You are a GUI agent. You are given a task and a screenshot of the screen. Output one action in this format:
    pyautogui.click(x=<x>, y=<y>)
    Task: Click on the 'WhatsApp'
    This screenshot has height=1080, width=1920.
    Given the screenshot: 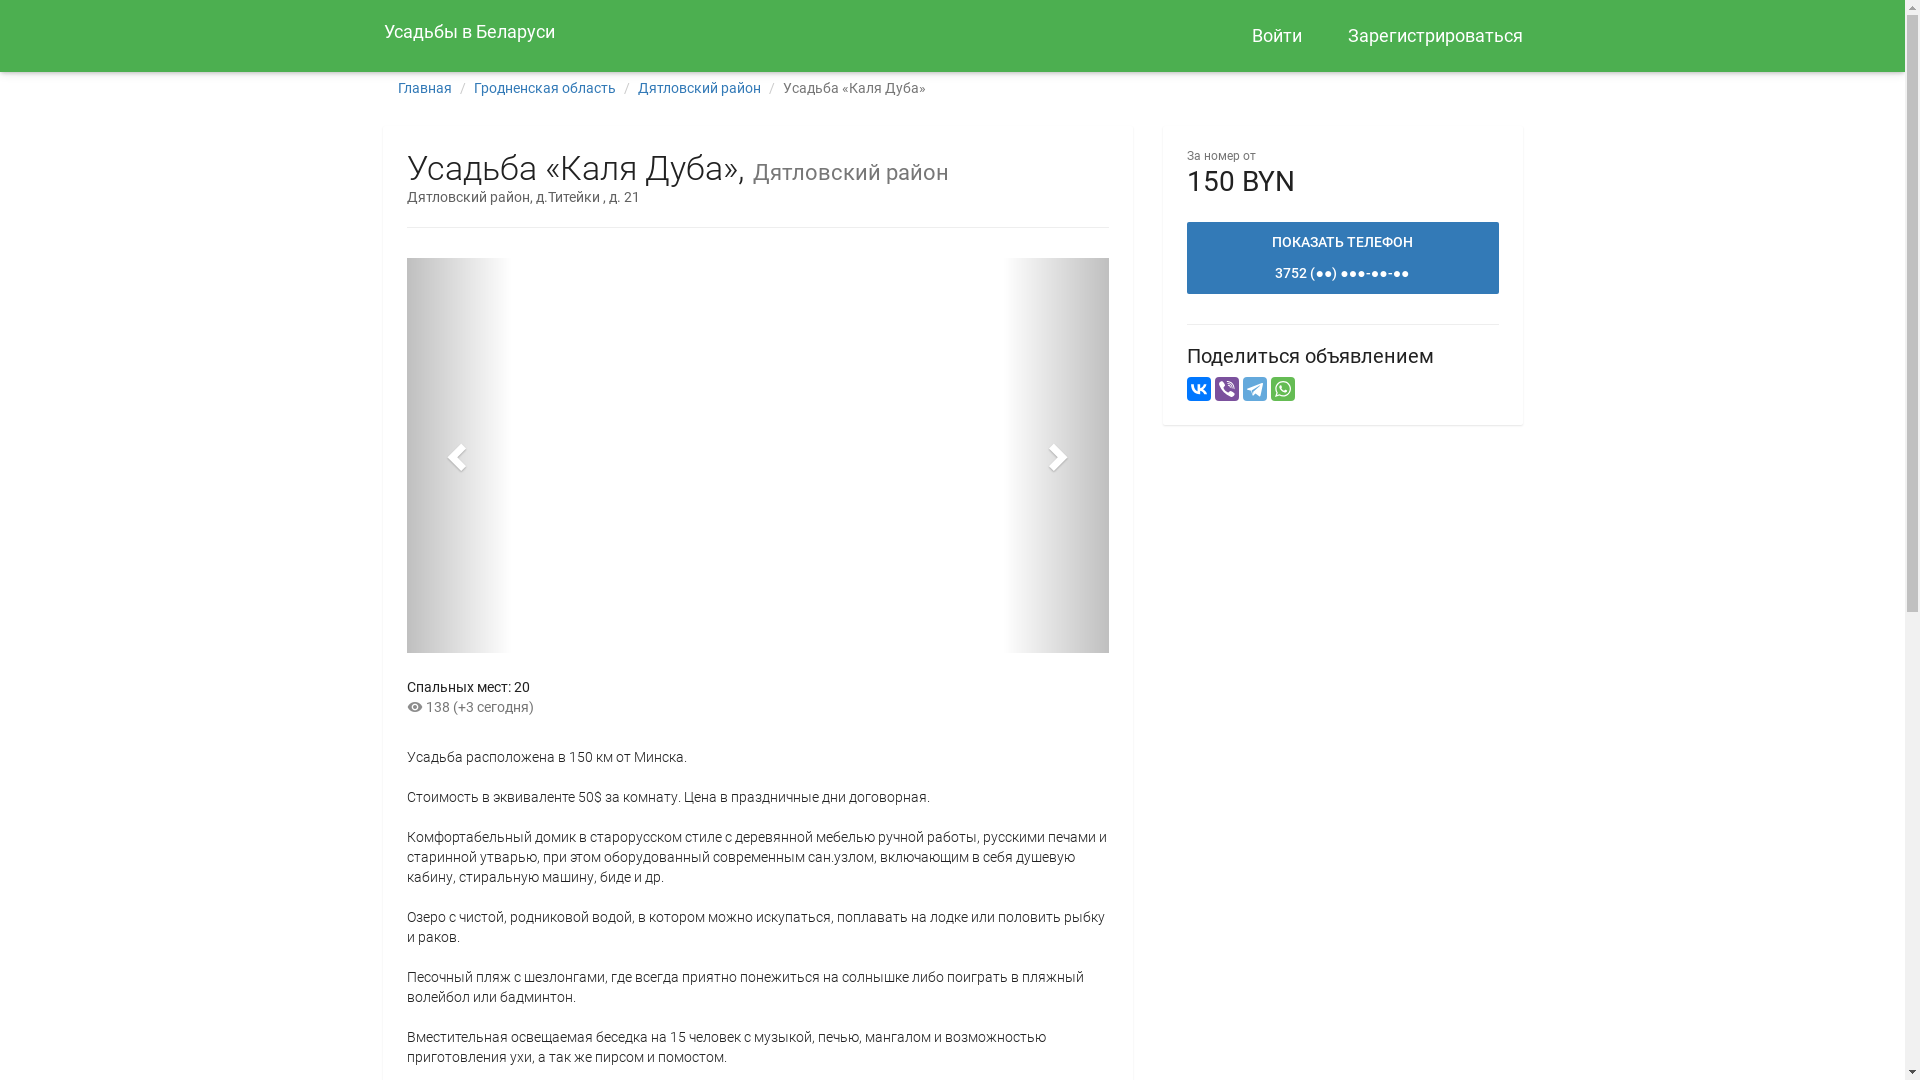 What is the action you would take?
    pyautogui.click(x=1269, y=389)
    